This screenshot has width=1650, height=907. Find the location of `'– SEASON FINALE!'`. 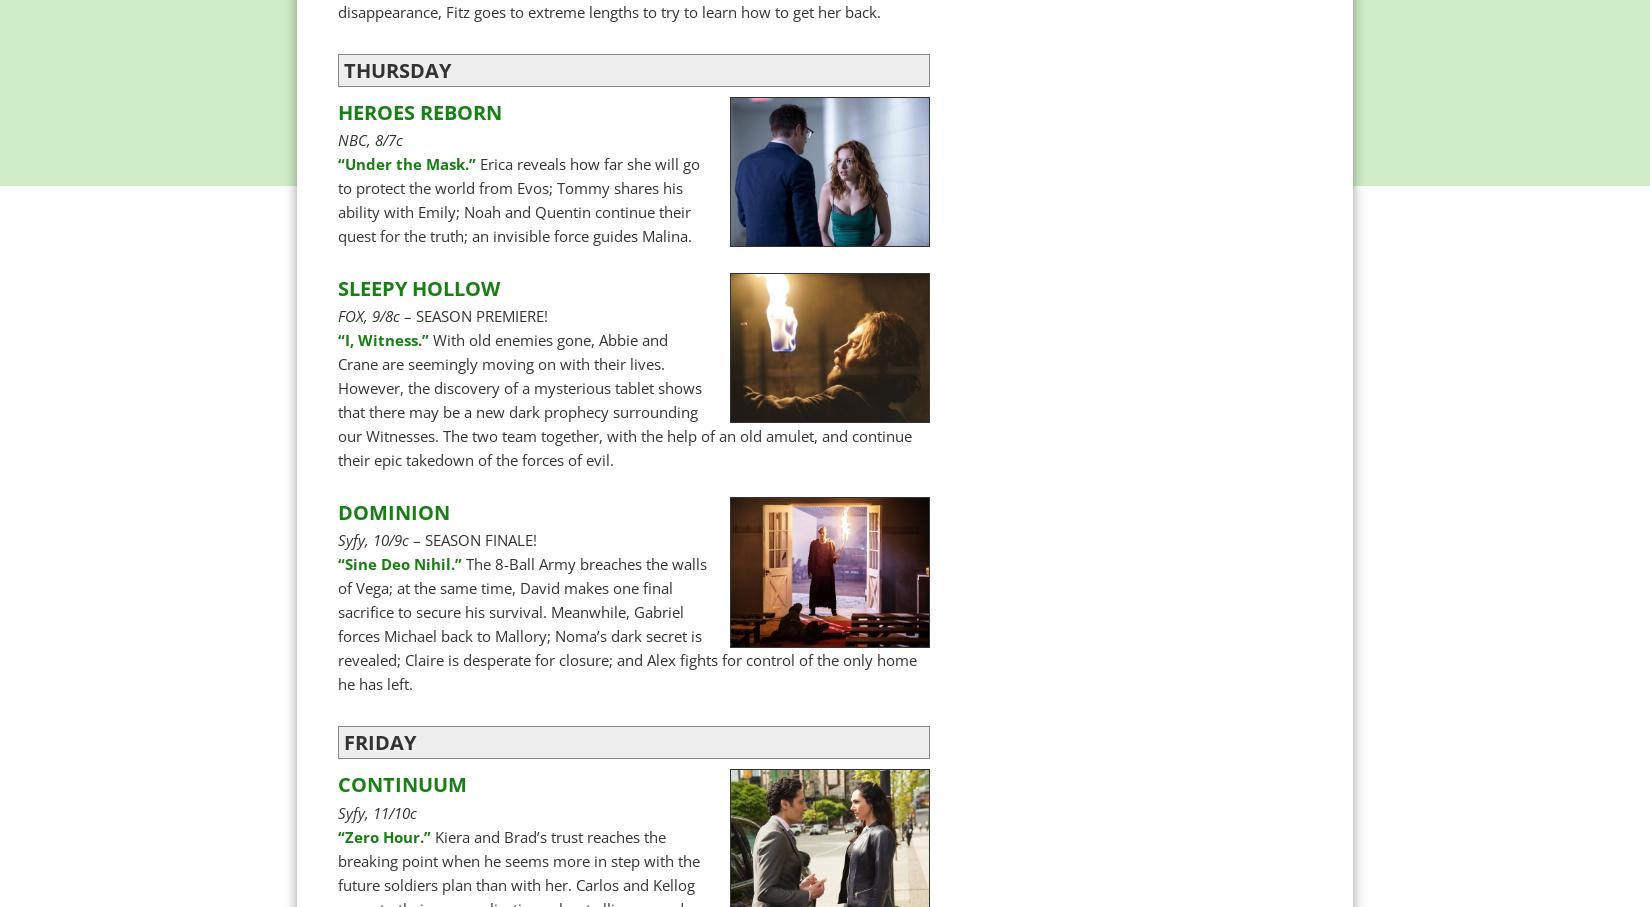

'– SEASON FINALE!' is located at coordinates (472, 540).